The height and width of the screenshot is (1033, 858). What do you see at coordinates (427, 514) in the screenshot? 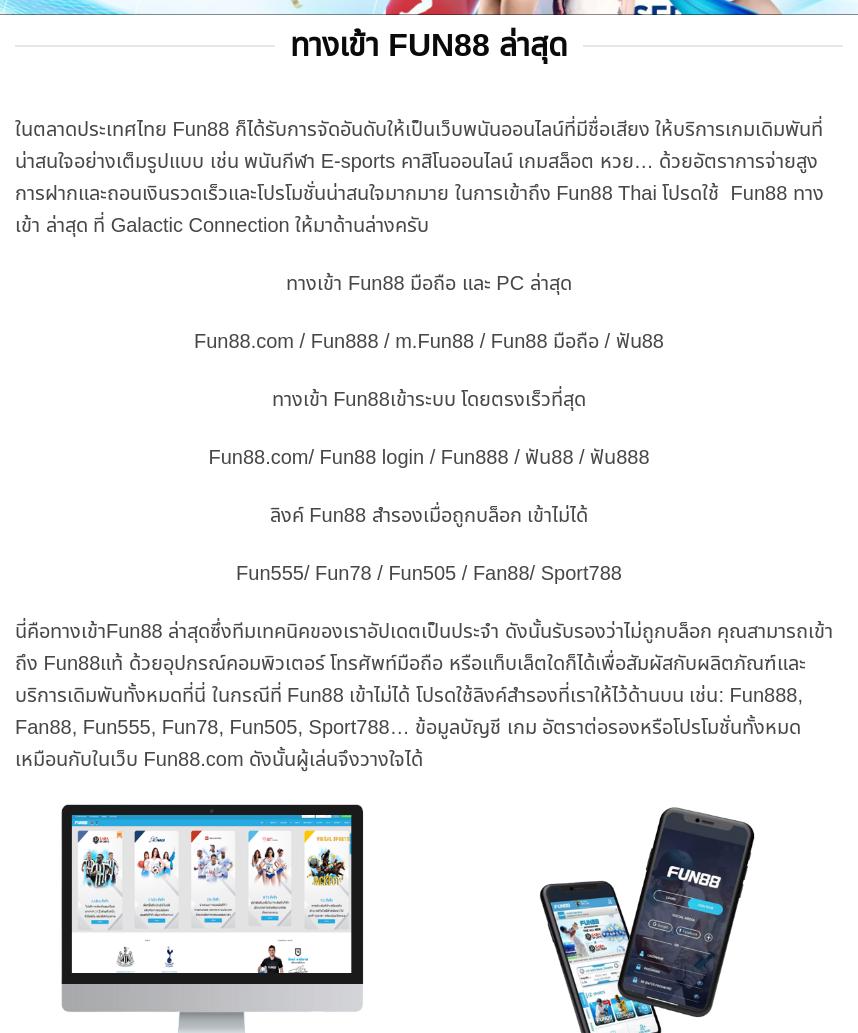
I see `'ลิงค์ Fun88 สำรองเมื่อถูกบล็อก เข้าไม่ได้'` at bounding box center [427, 514].